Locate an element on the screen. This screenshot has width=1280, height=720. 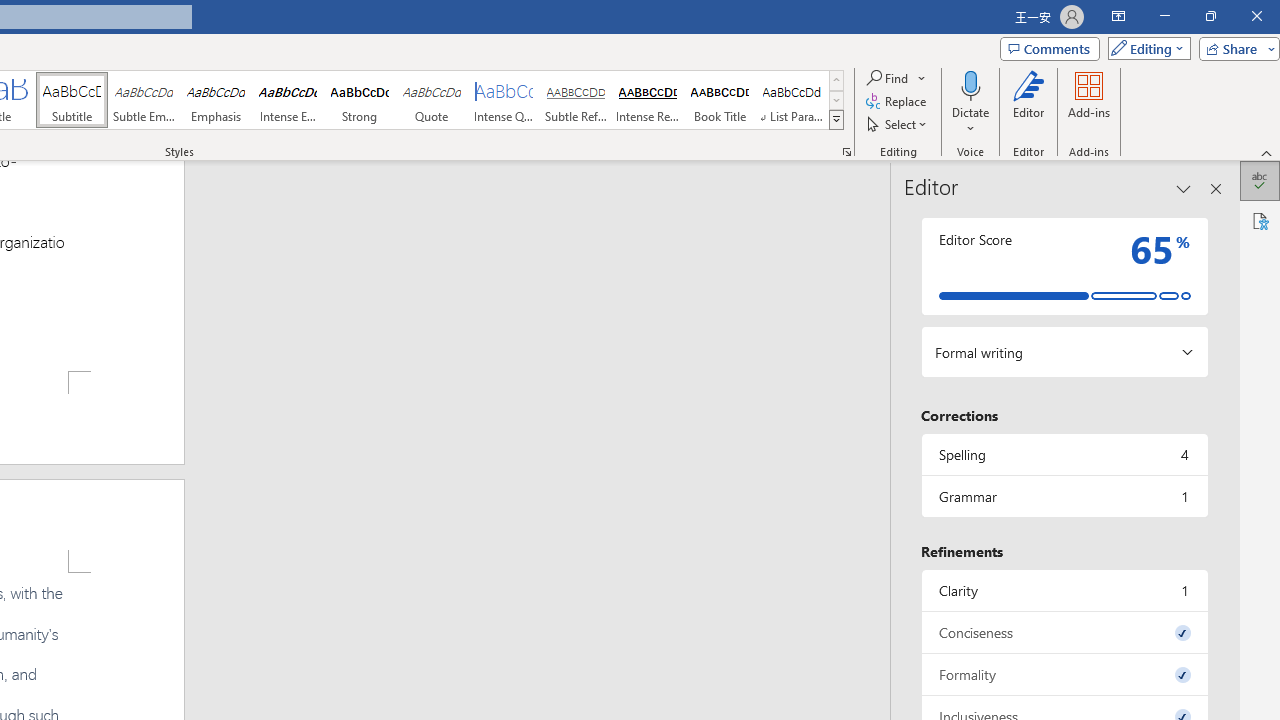
'Clarity, 1 issue. Press space or enter to review items.' is located at coordinates (1063, 589).